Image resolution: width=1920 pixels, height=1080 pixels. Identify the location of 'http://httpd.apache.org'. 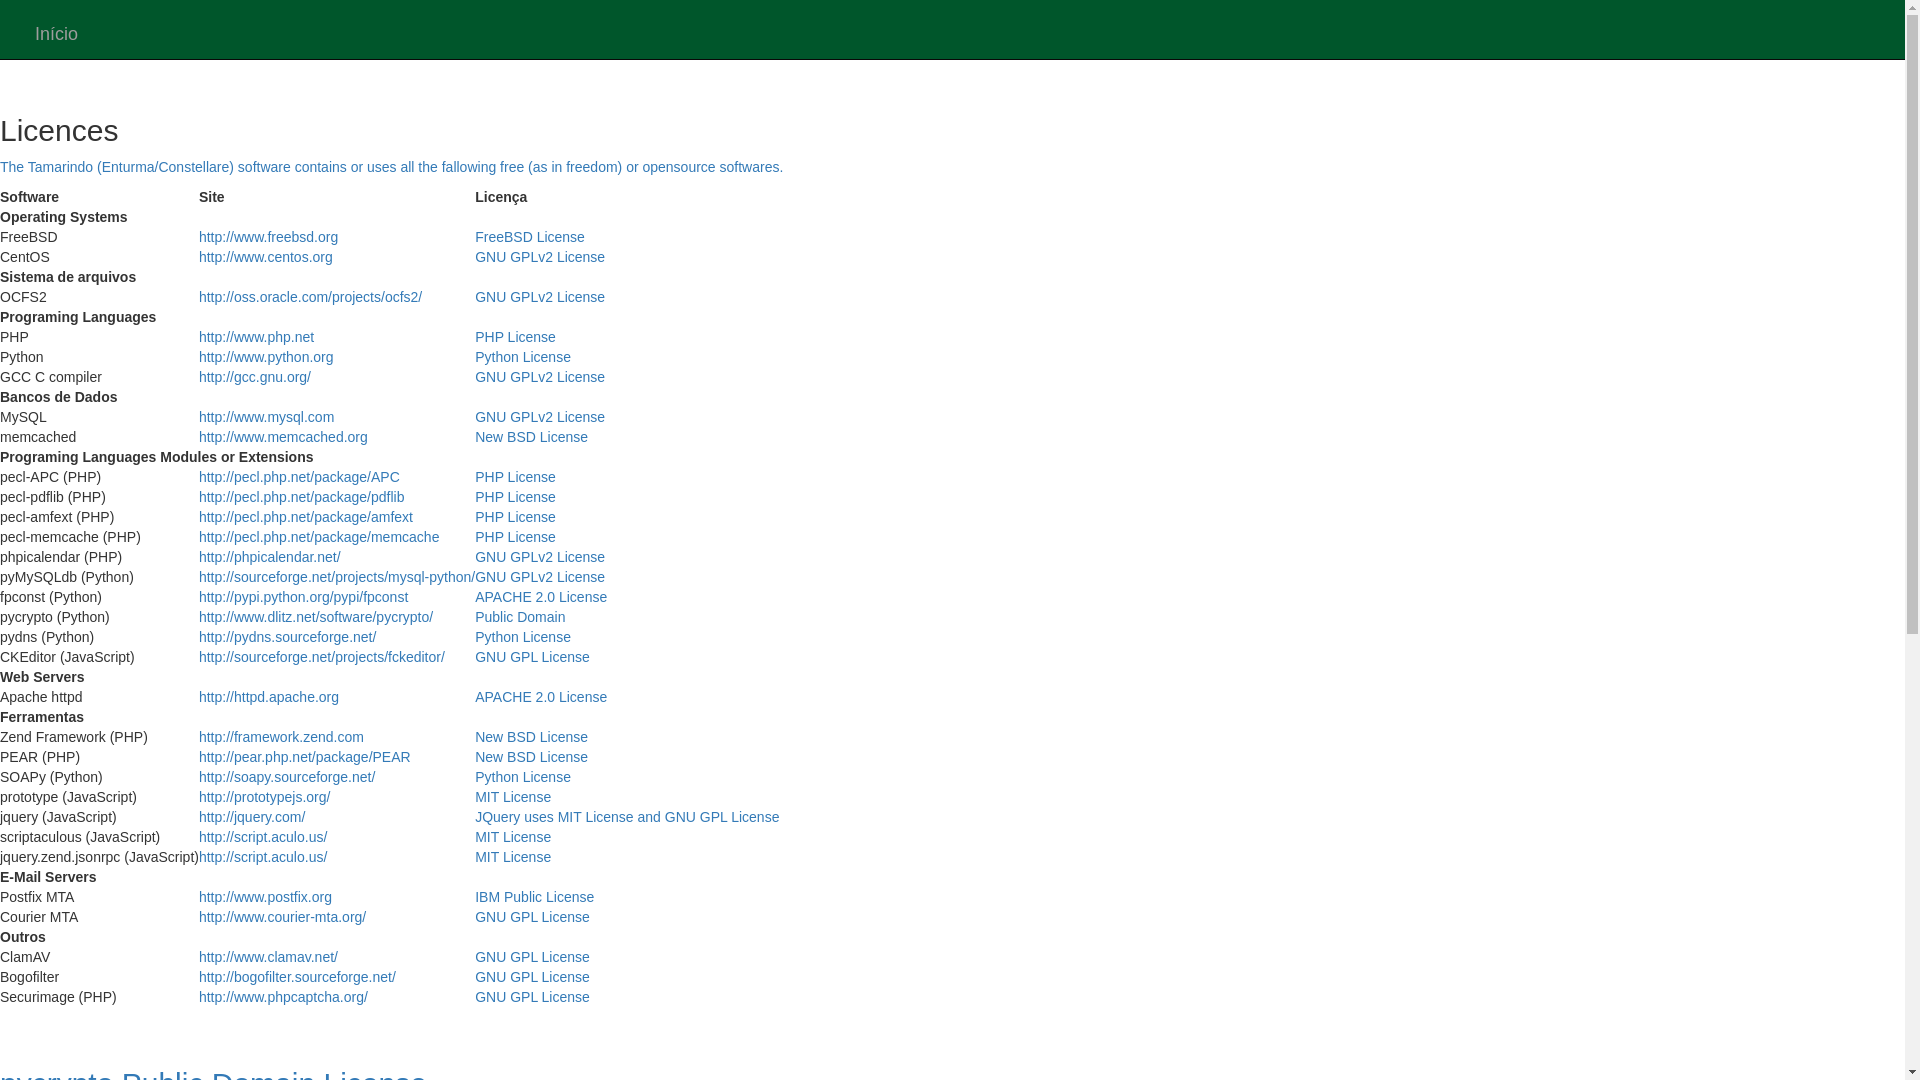
(267, 696).